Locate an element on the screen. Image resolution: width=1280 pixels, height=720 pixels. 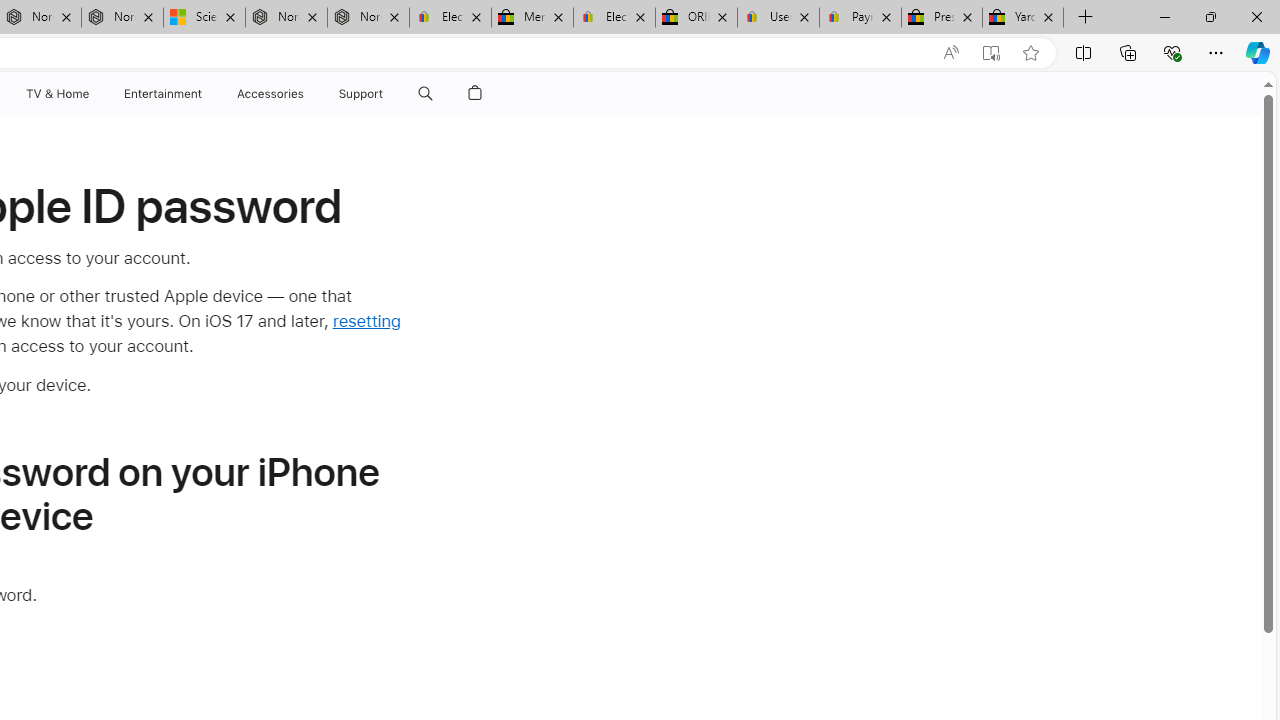
'Search Support' is located at coordinates (424, 93).